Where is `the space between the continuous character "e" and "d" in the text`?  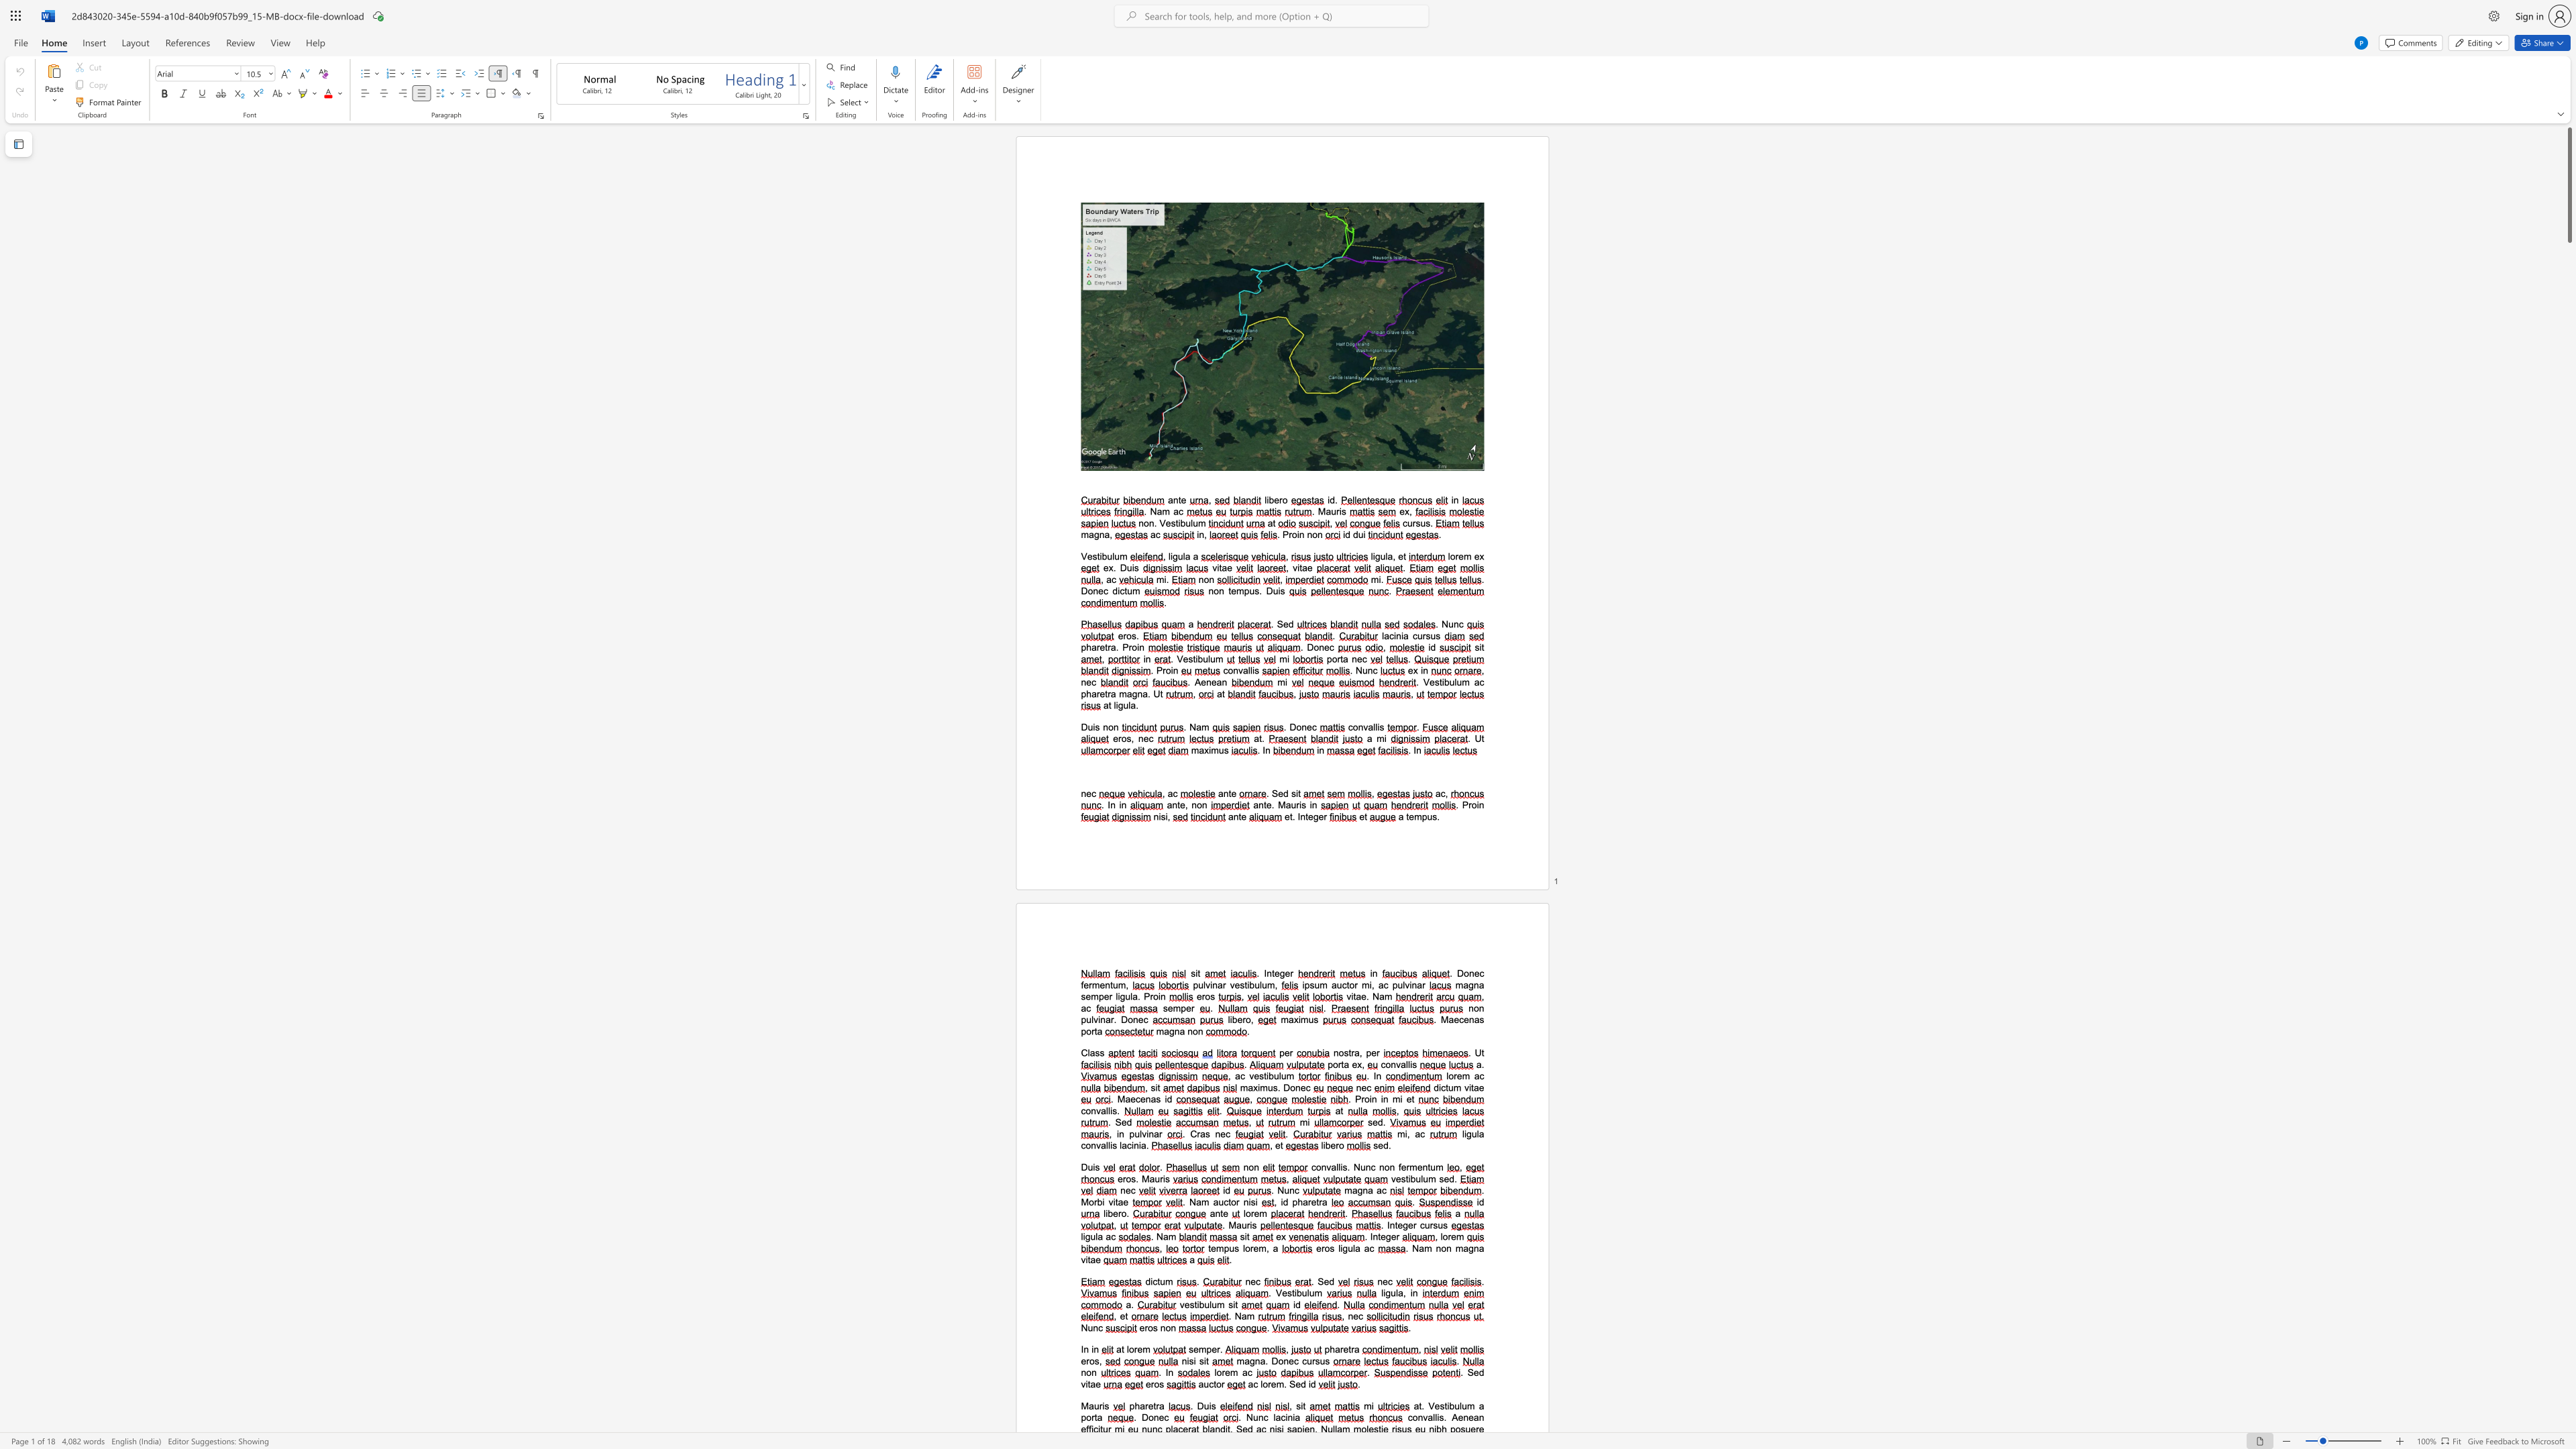
the space between the continuous character "e" and "d" in the text is located at coordinates (1300, 1384).